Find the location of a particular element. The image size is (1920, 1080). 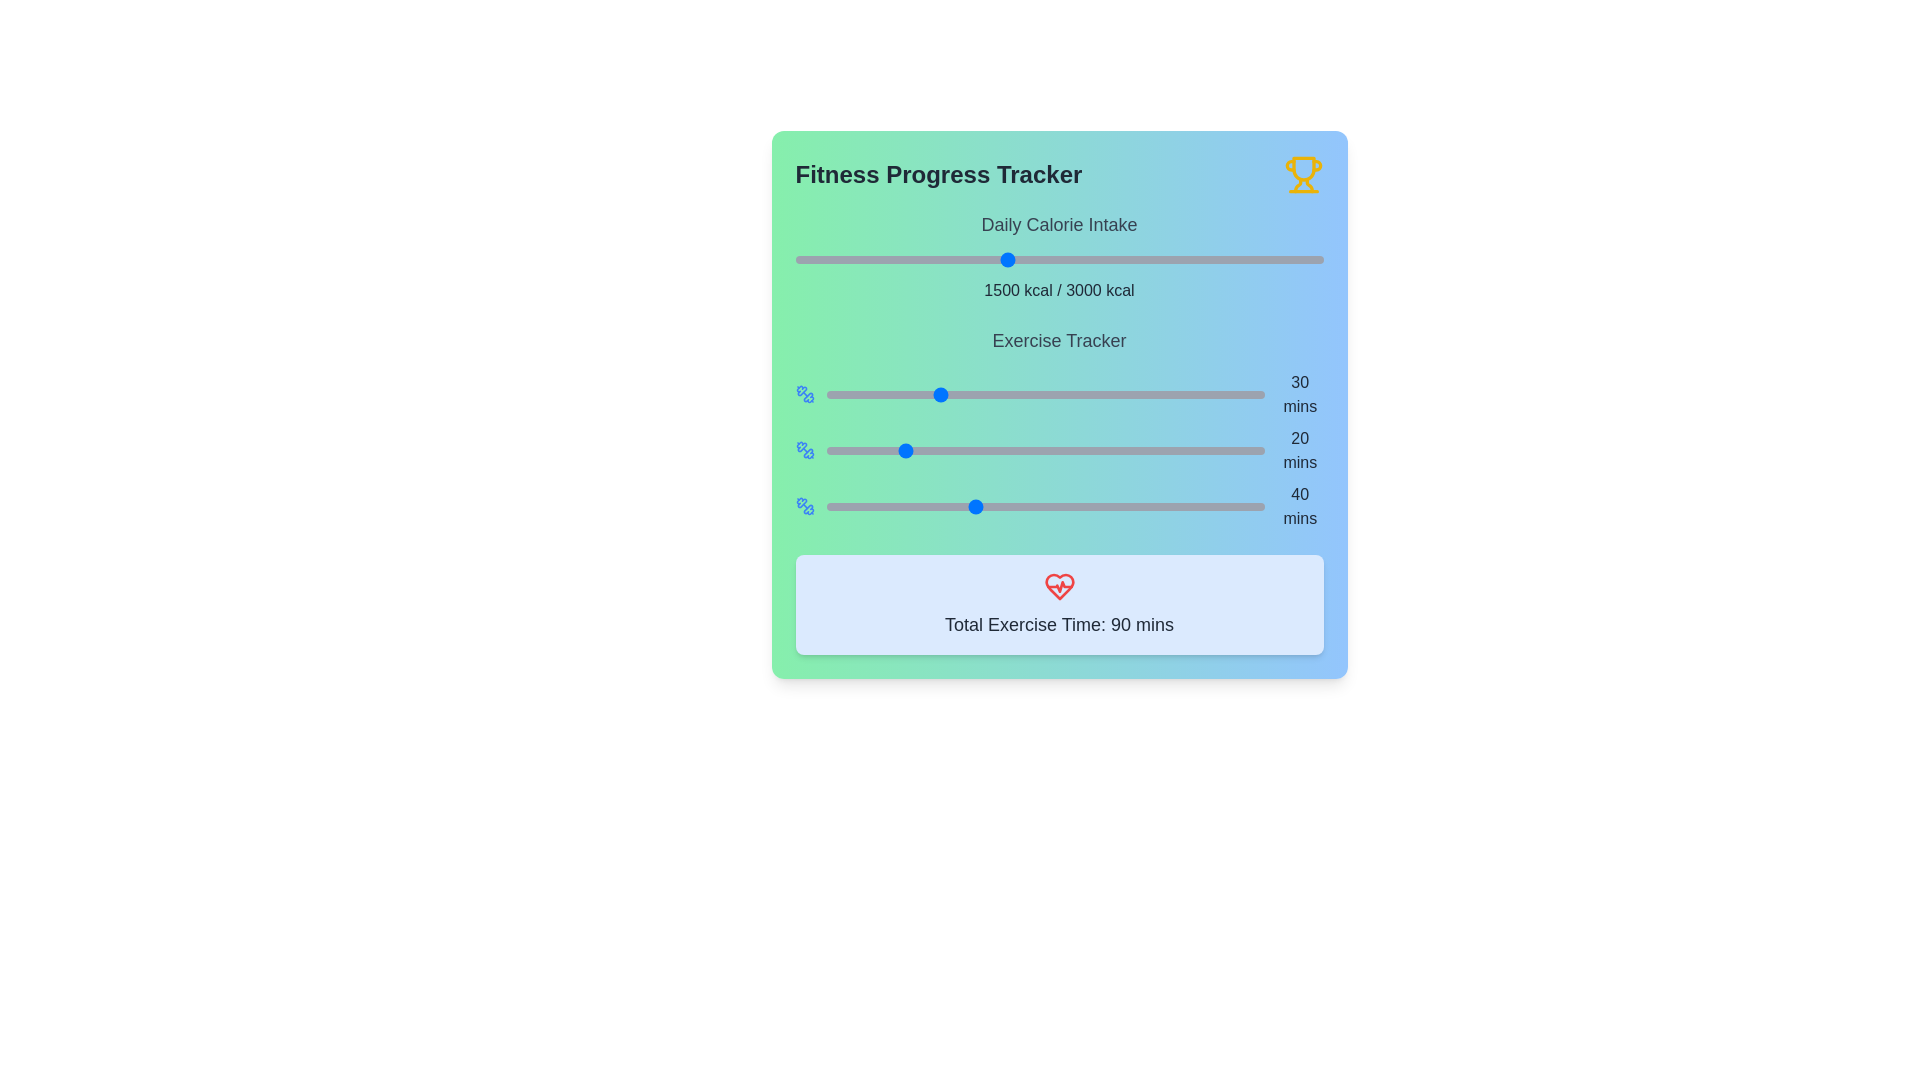

the text area displaying the label 'Exercise Tracker', which is styled in gray color and located underneath the 'Daily Calorie Intake' title is located at coordinates (1058, 339).